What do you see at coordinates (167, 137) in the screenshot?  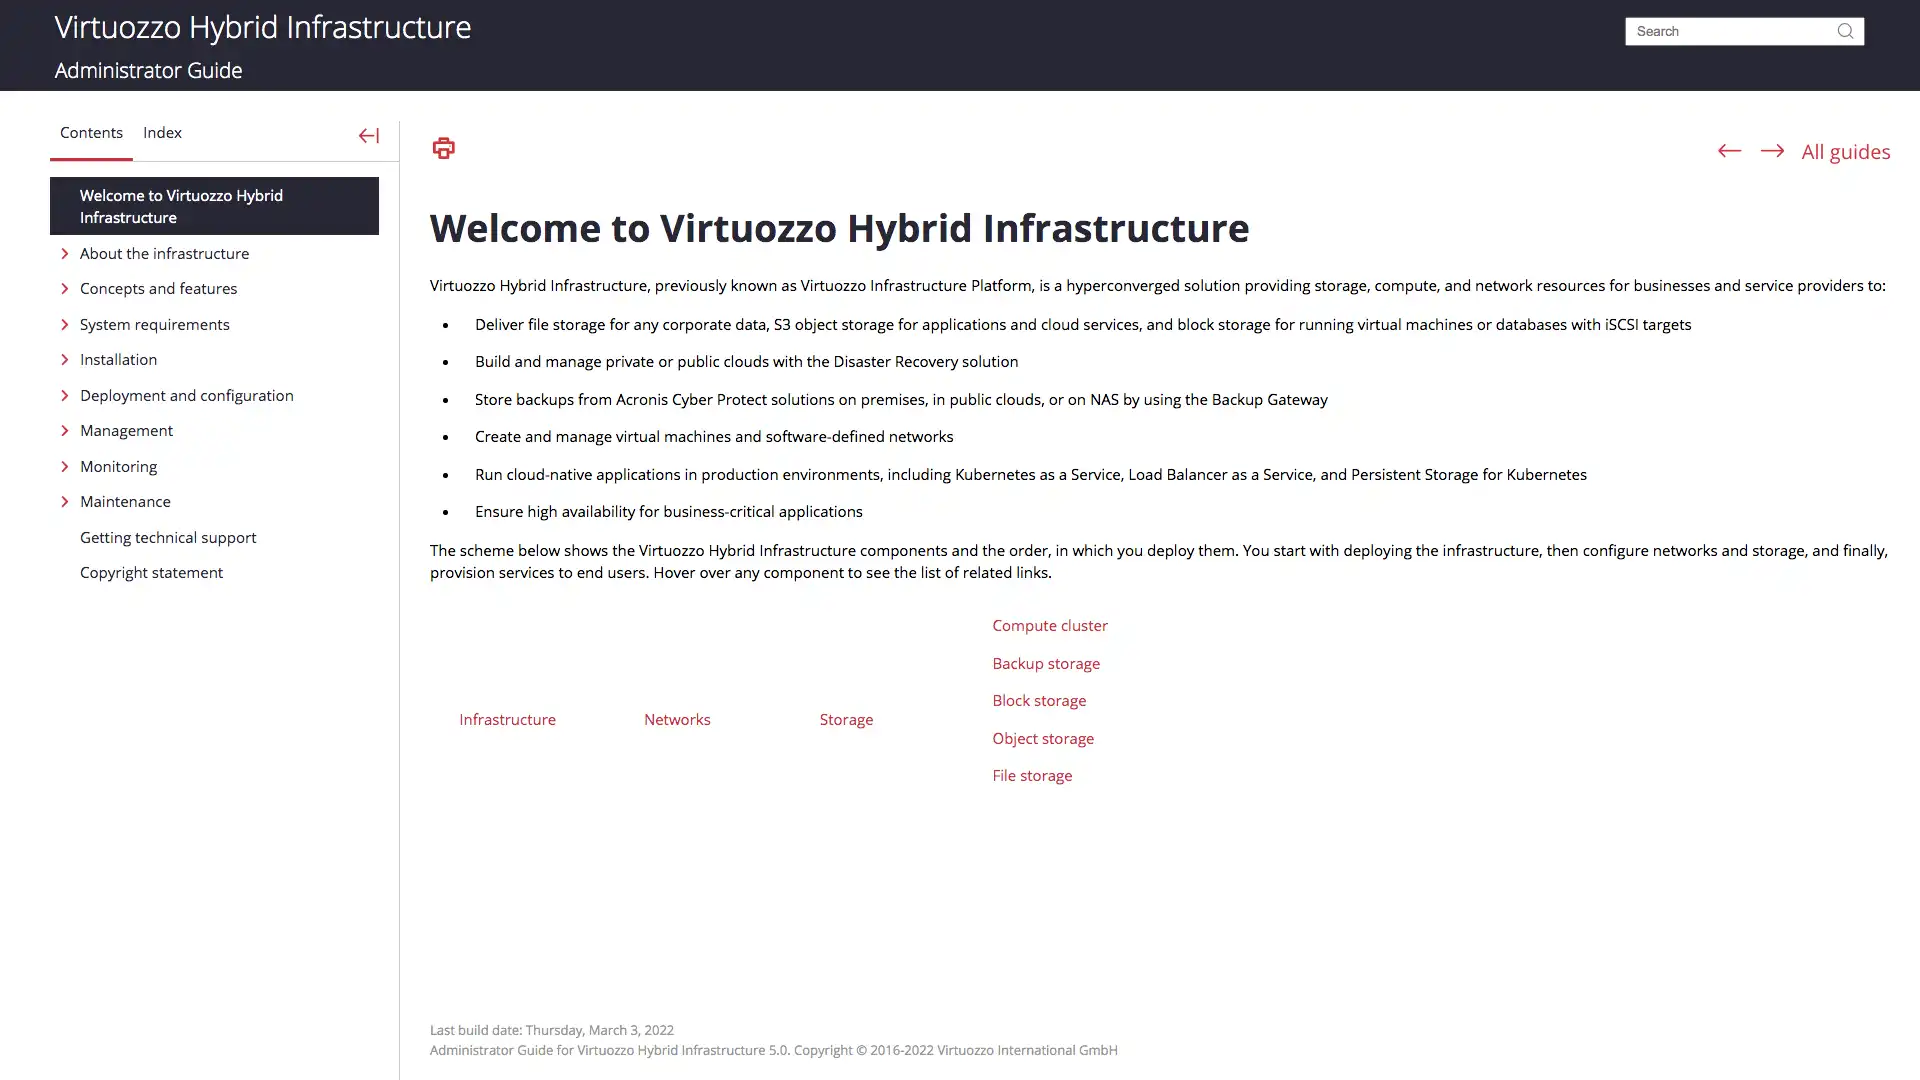 I see `Index` at bounding box center [167, 137].